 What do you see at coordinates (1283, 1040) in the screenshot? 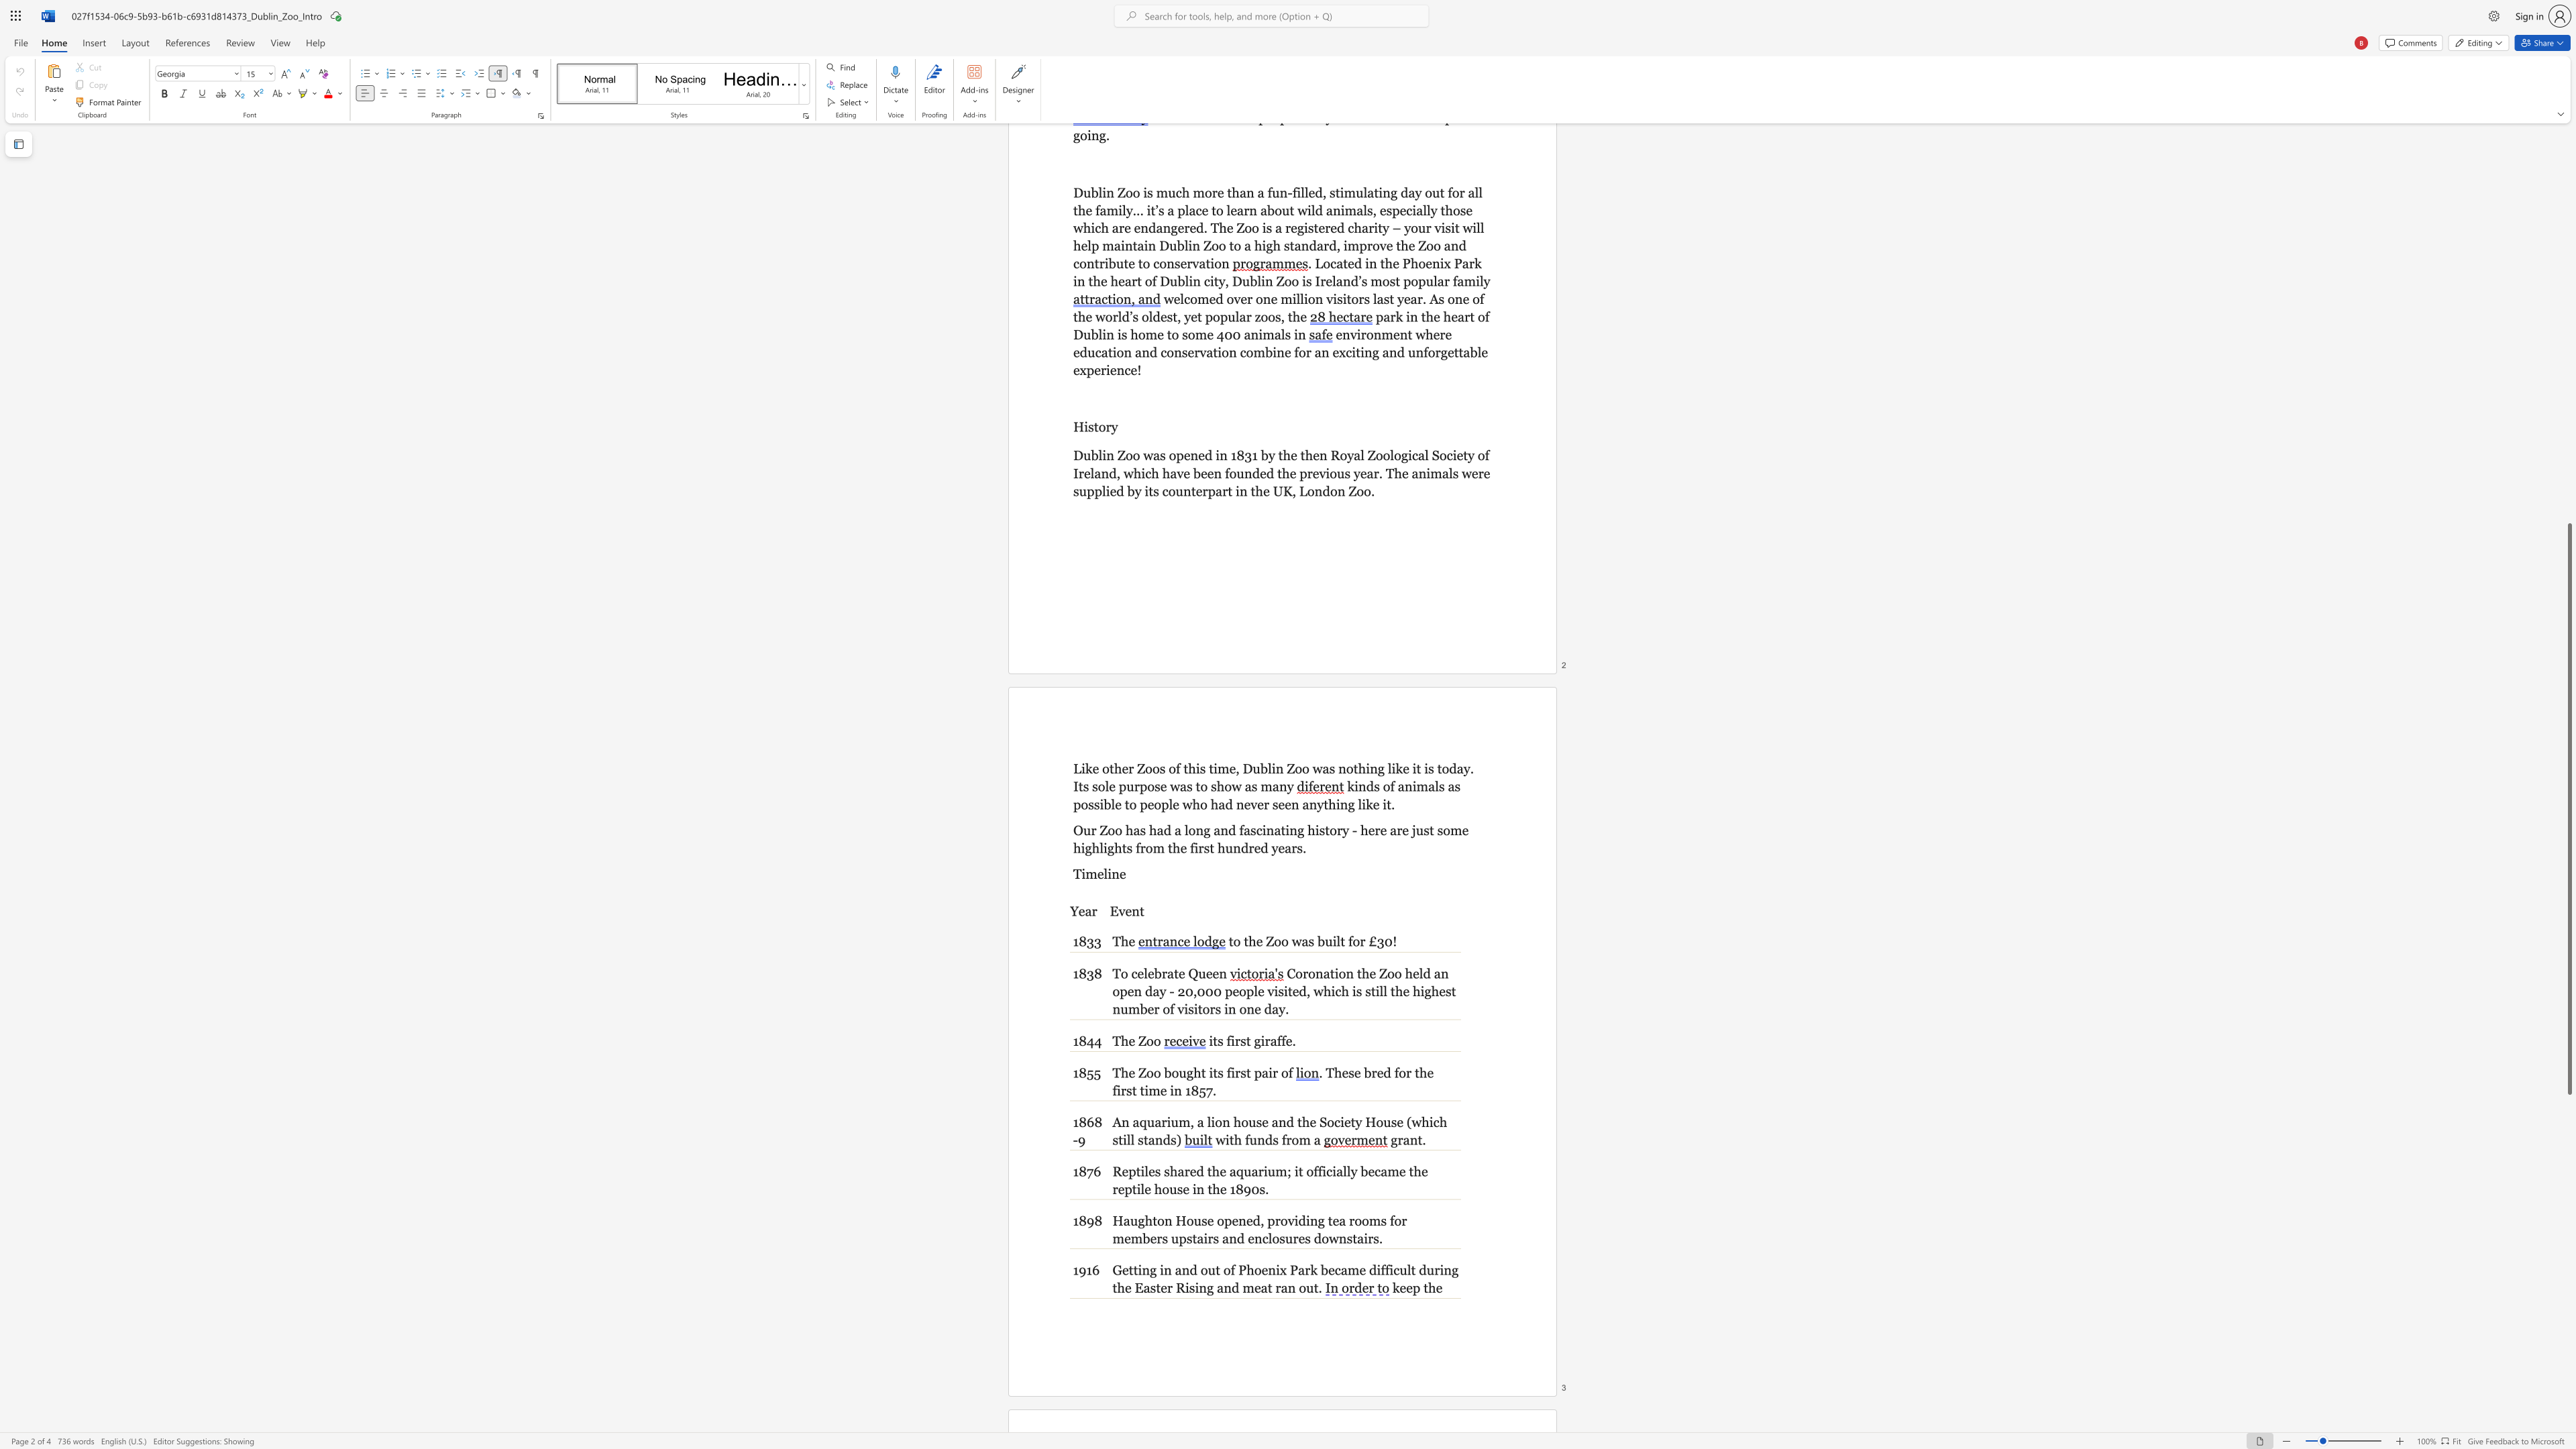
I see `the 3th character "f" in the text` at bounding box center [1283, 1040].